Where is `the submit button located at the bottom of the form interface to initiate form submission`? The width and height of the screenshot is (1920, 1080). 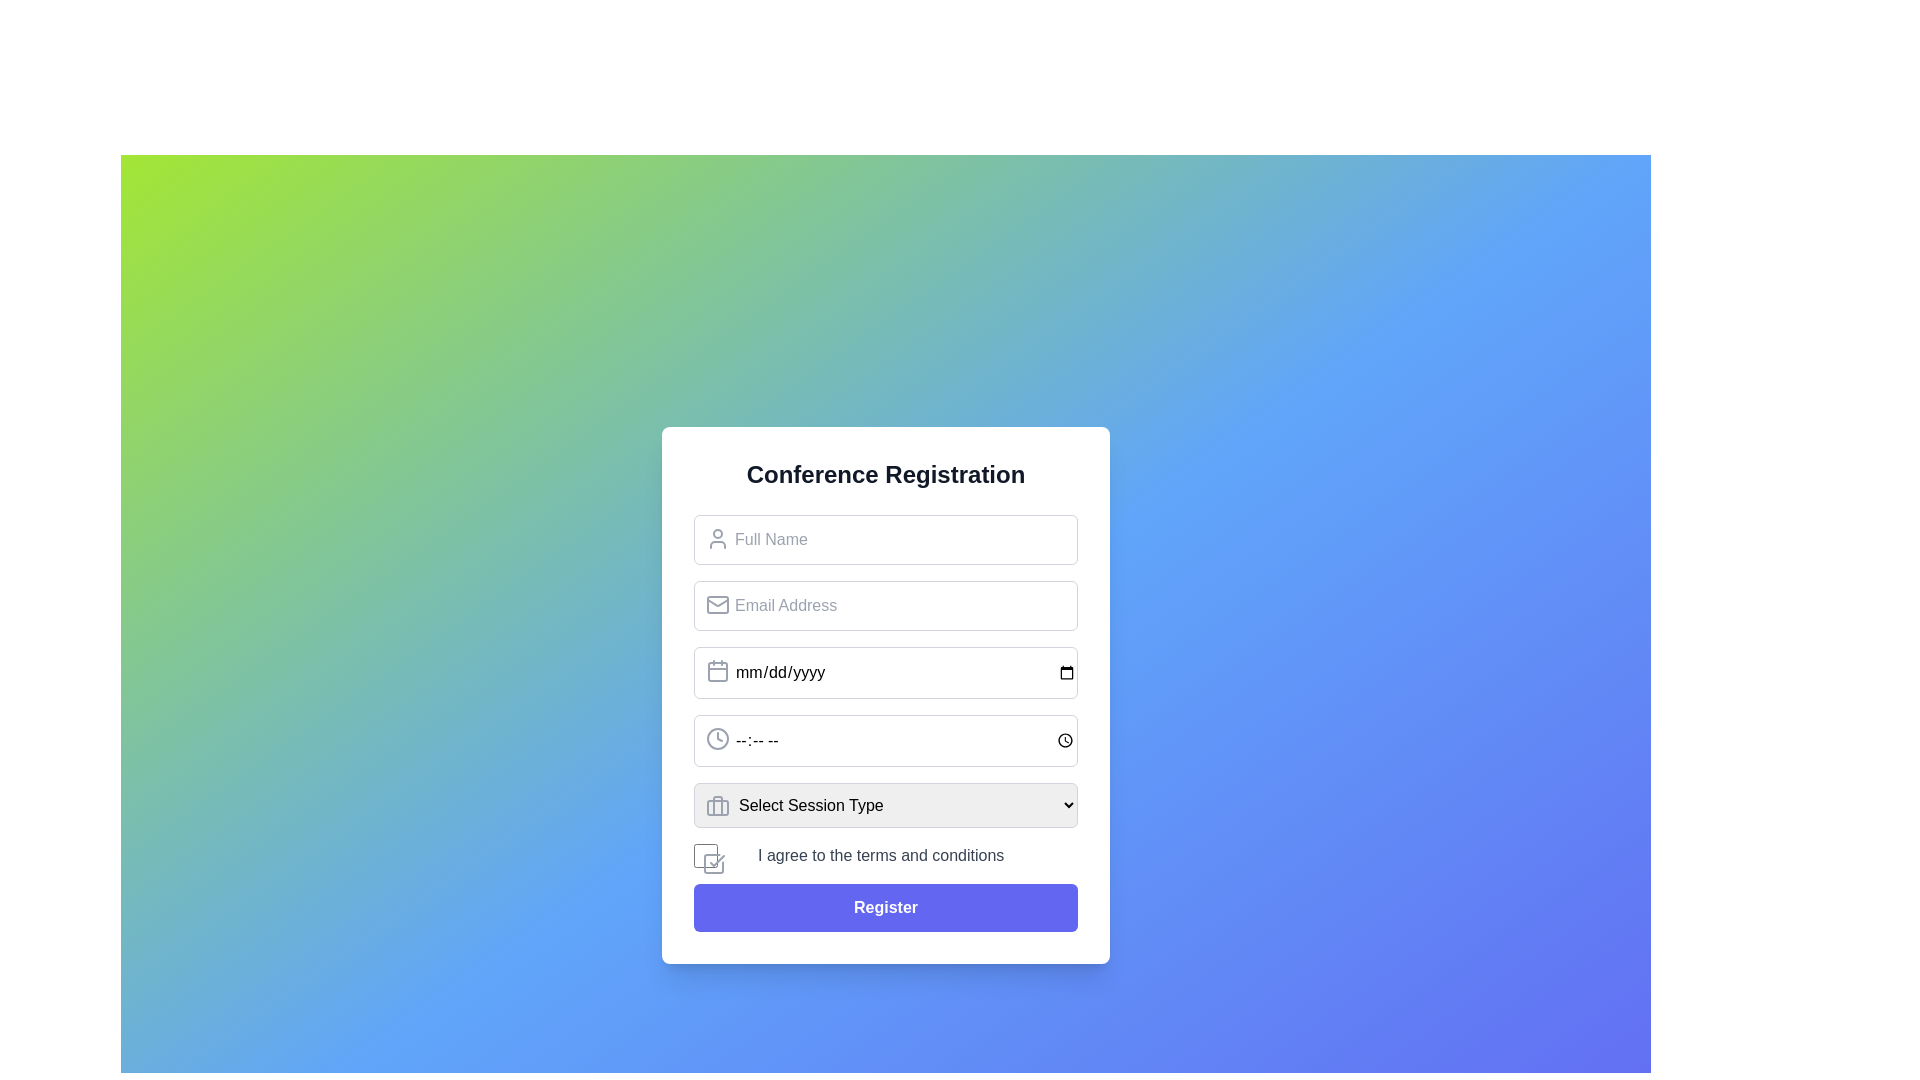 the submit button located at the bottom of the form interface to initiate form submission is located at coordinates (885, 907).